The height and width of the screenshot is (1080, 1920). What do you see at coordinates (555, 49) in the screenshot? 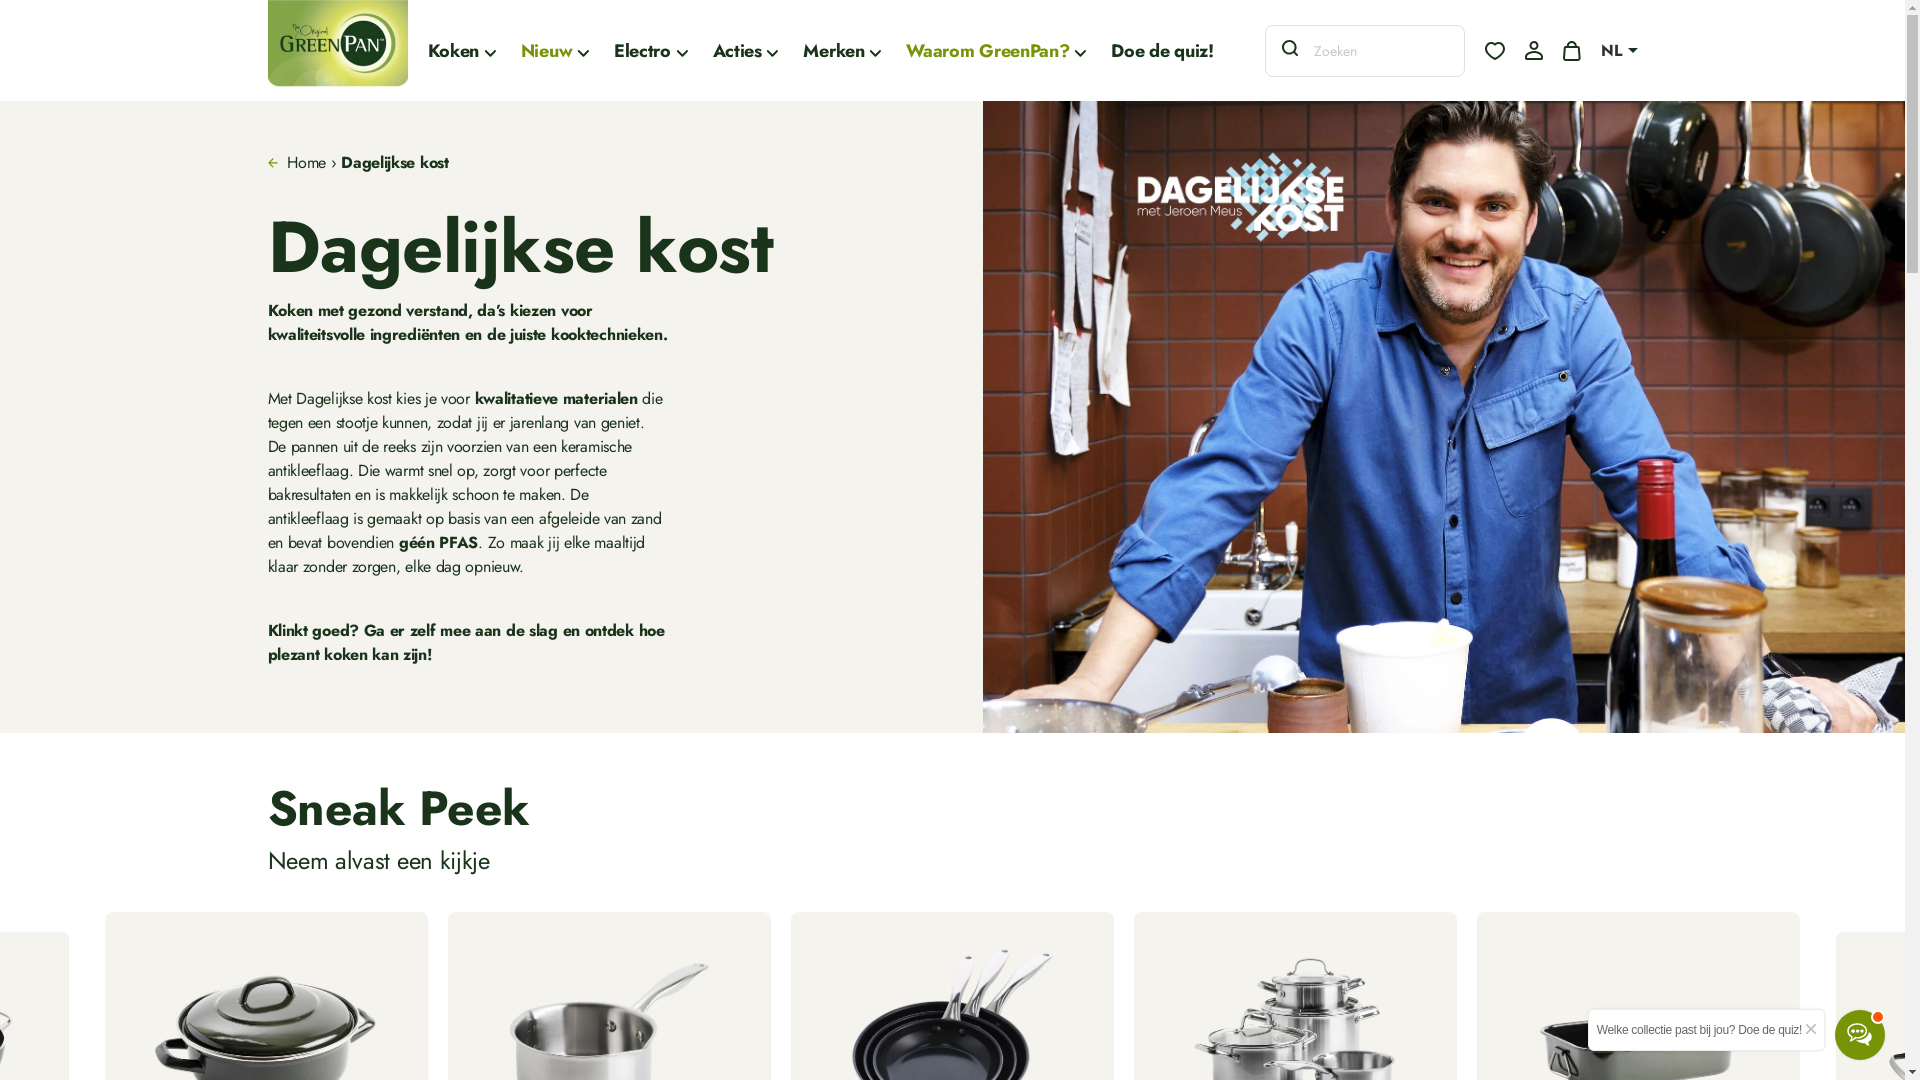
I see `'Nieuw'` at bounding box center [555, 49].